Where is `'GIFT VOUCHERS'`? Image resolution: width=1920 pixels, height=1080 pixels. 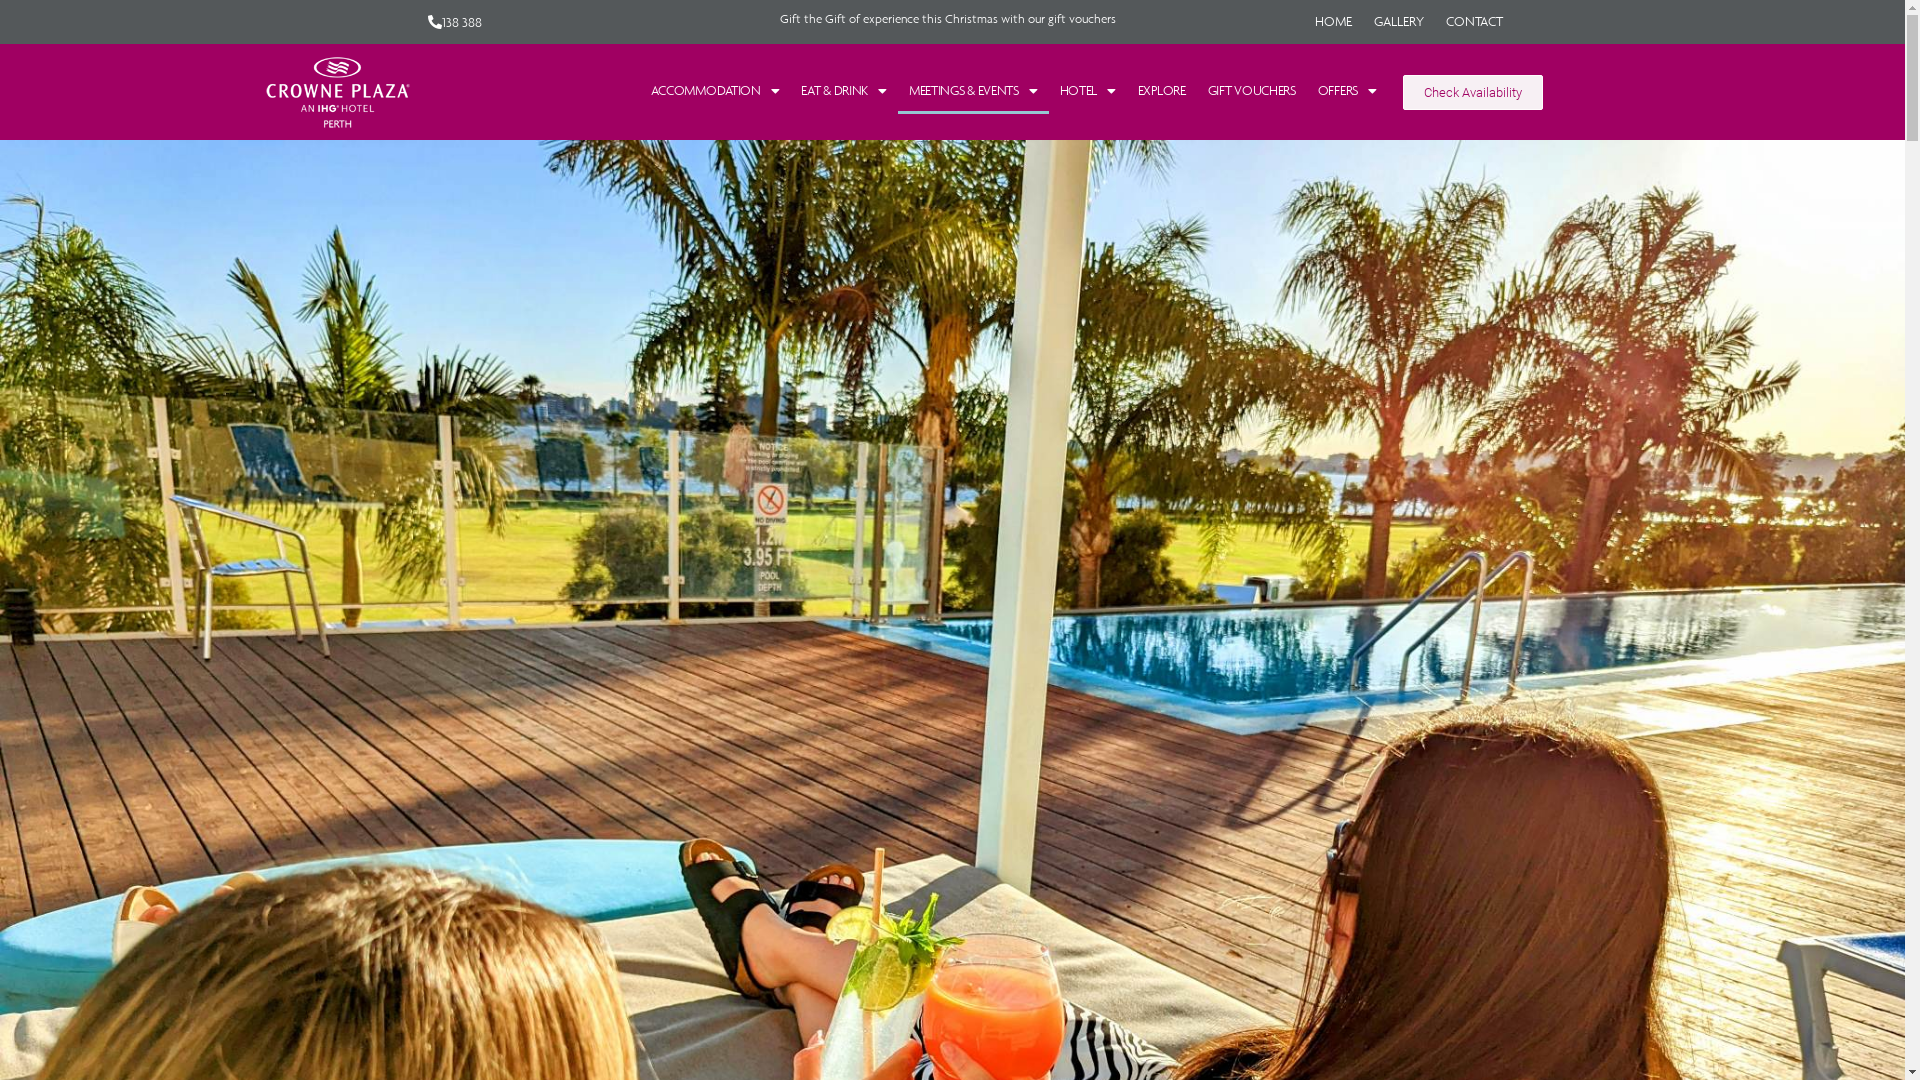
'GIFT VOUCHERS' is located at coordinates (1251, 91).